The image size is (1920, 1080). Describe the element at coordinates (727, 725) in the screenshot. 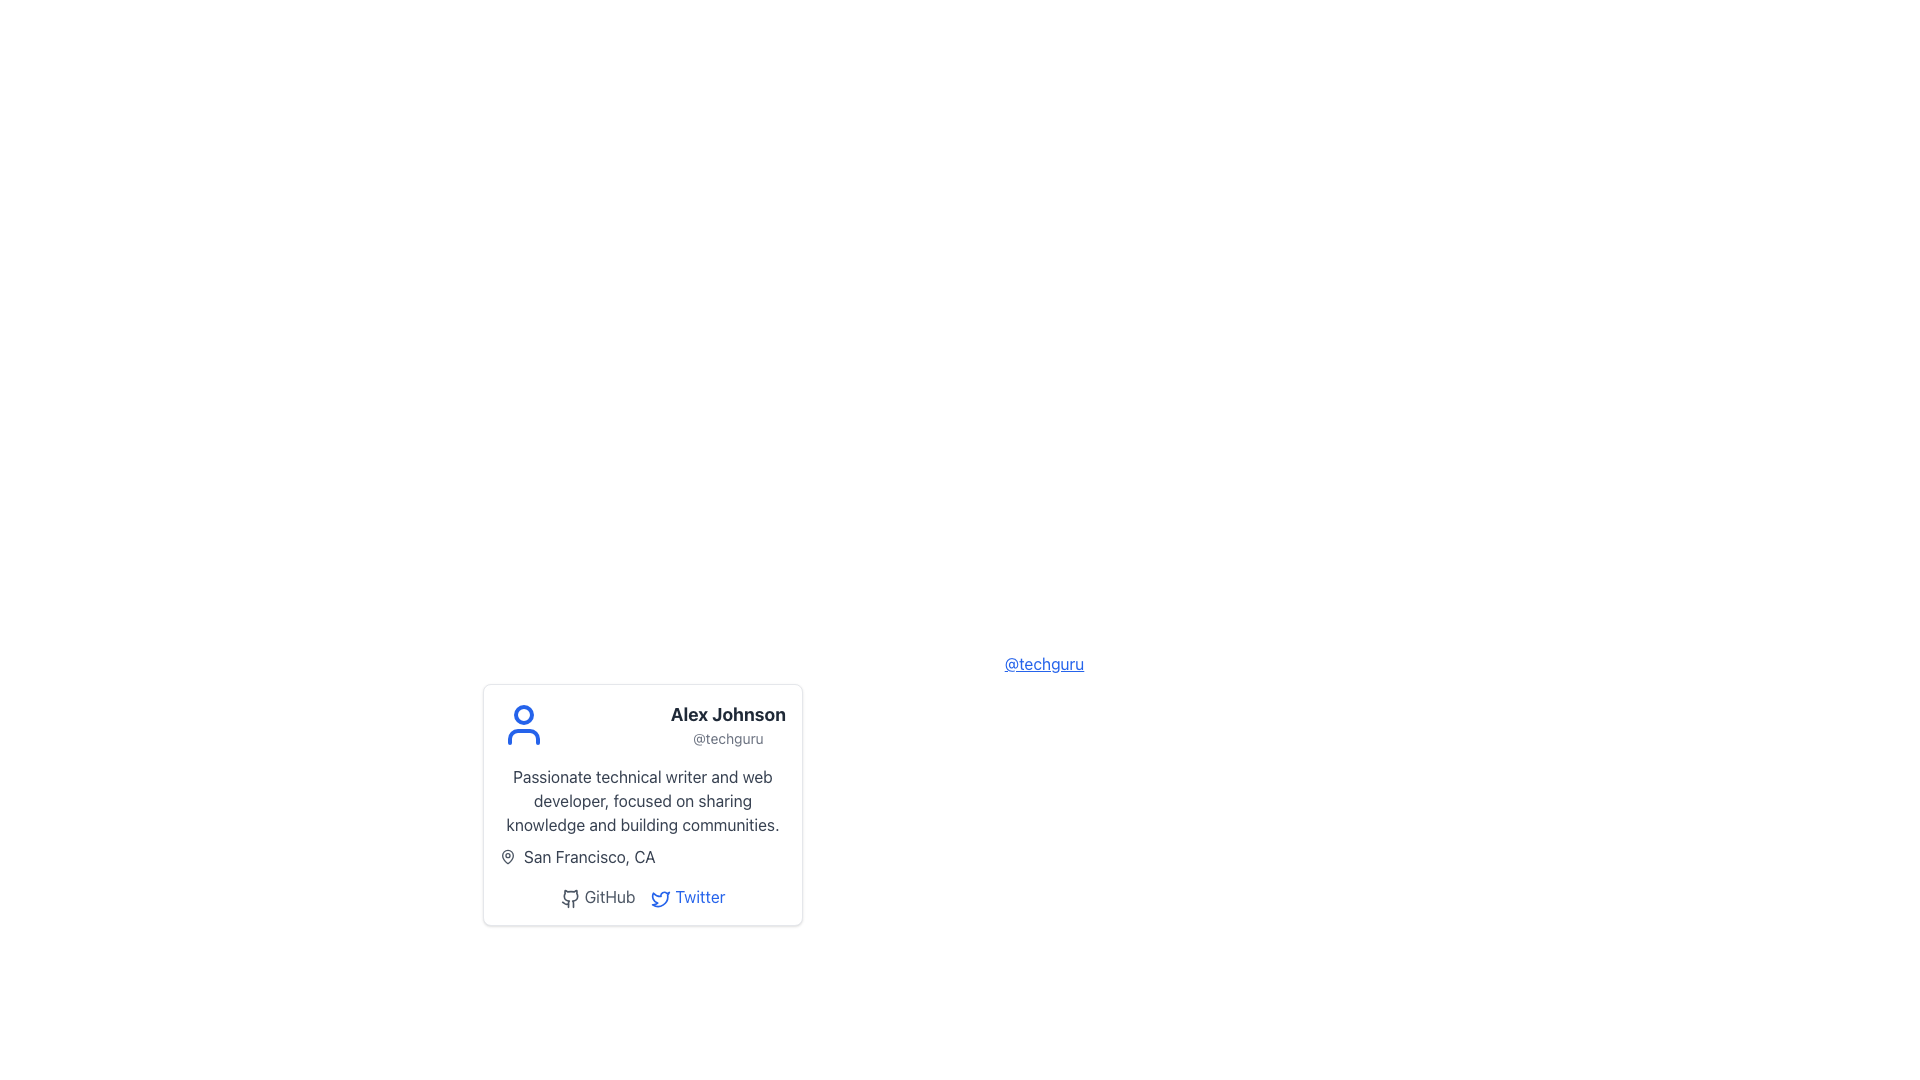

I see `displayed name 'Alex Johnson' and username '@techguru' from the Text Display located in the right section of a card-like component, adjacent to a blue user avatar icon` at that location.